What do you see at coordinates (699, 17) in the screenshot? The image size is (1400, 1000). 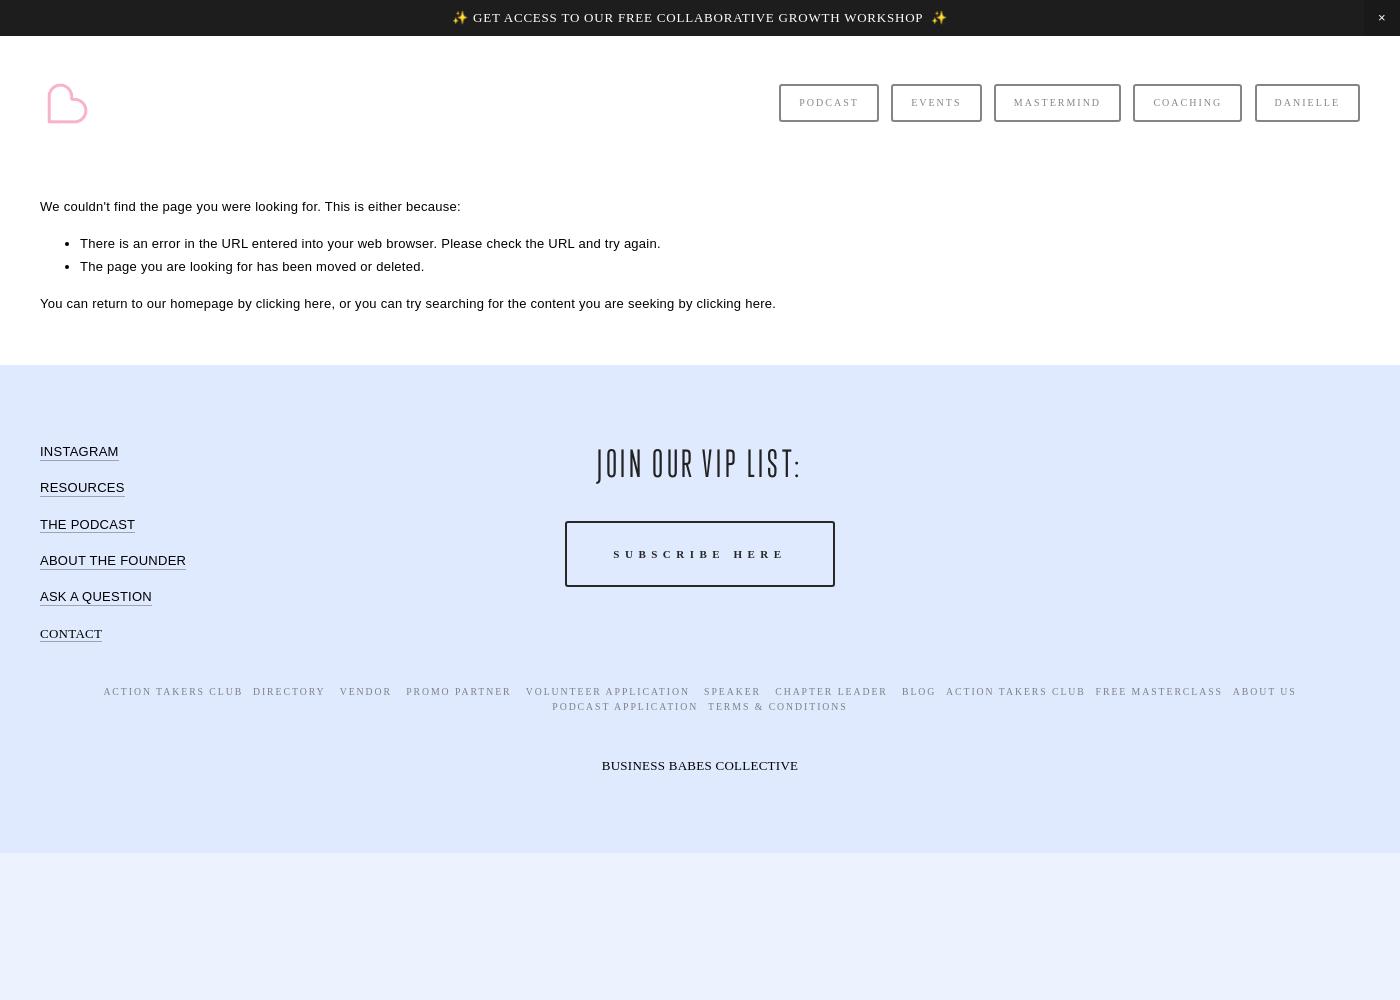 I see `'✨ GET ACCESS TO OUR FREE COLLABORATIVE GROWTH WORKSHOP  ✨'` at bounding box center [699, 17].